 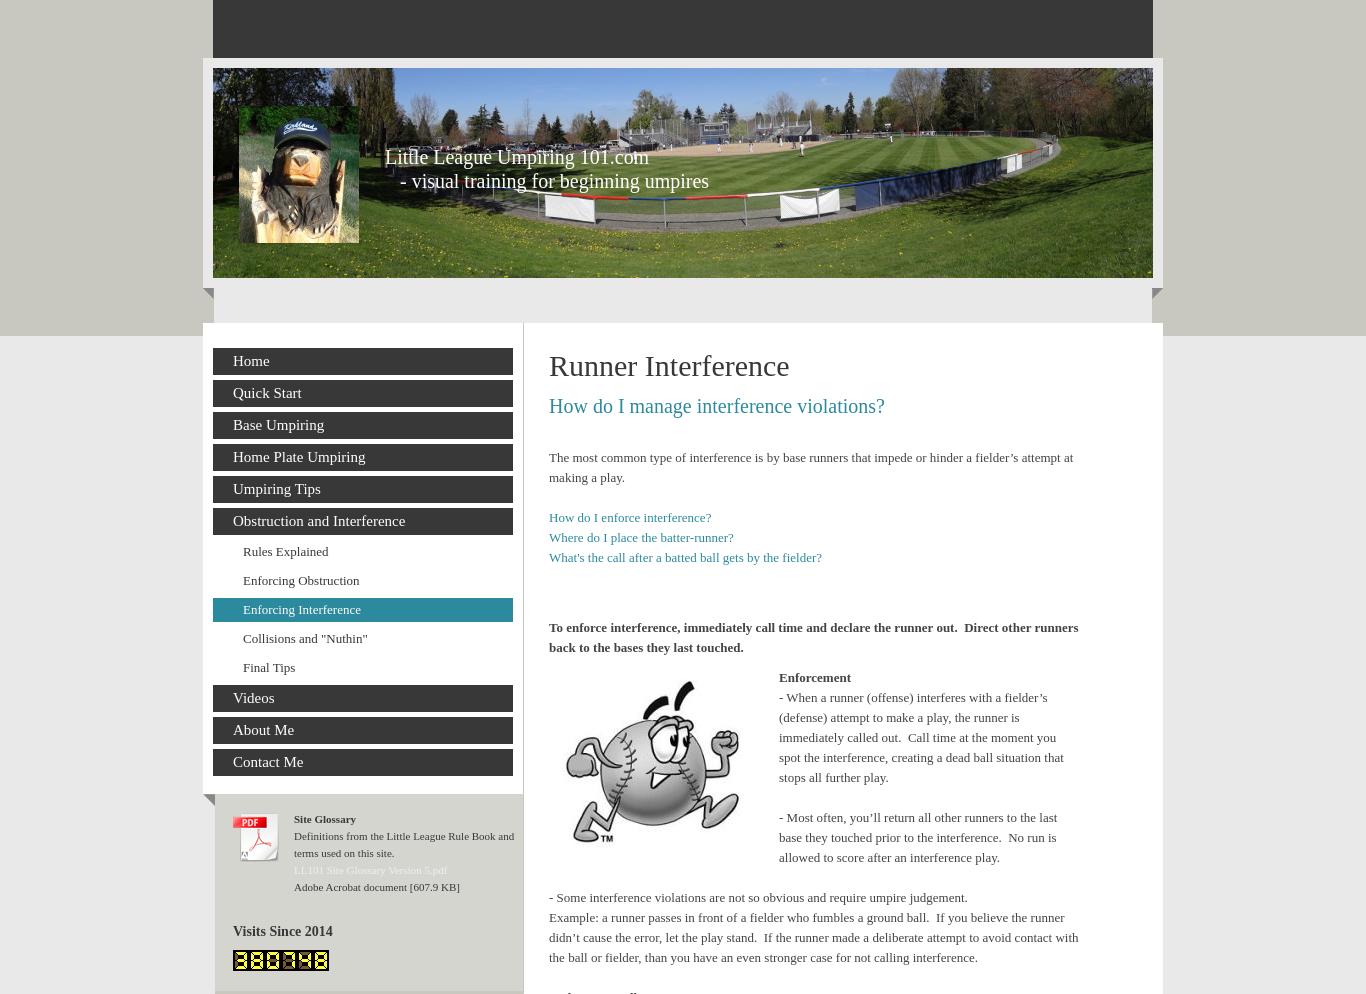 I want to click on 'Enforcing Interference', so click(x=243, y=608).